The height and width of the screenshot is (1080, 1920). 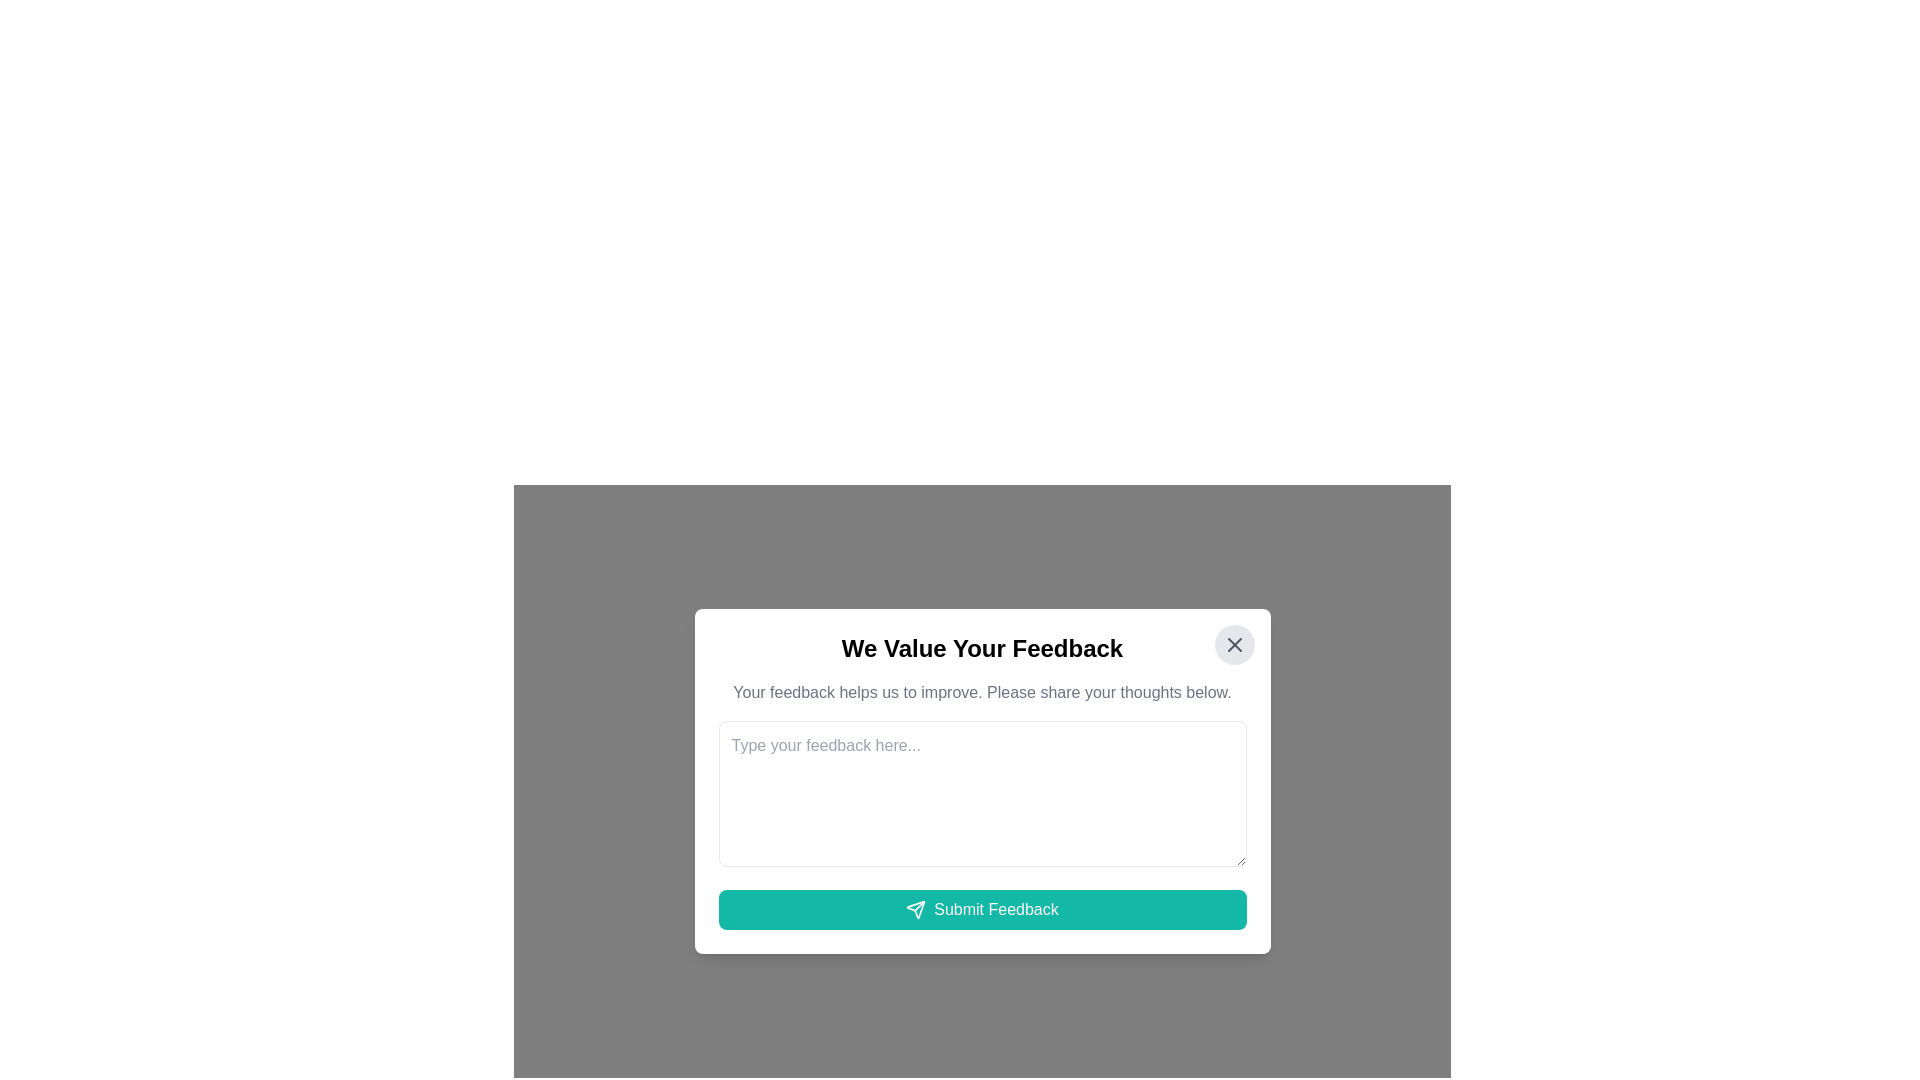 What do you see at coordinates (1233, 644) in the screenshot?
I see `the circular close button with a light gray background and a darker gray 'X' icon` at bounding box center [1233, 644].